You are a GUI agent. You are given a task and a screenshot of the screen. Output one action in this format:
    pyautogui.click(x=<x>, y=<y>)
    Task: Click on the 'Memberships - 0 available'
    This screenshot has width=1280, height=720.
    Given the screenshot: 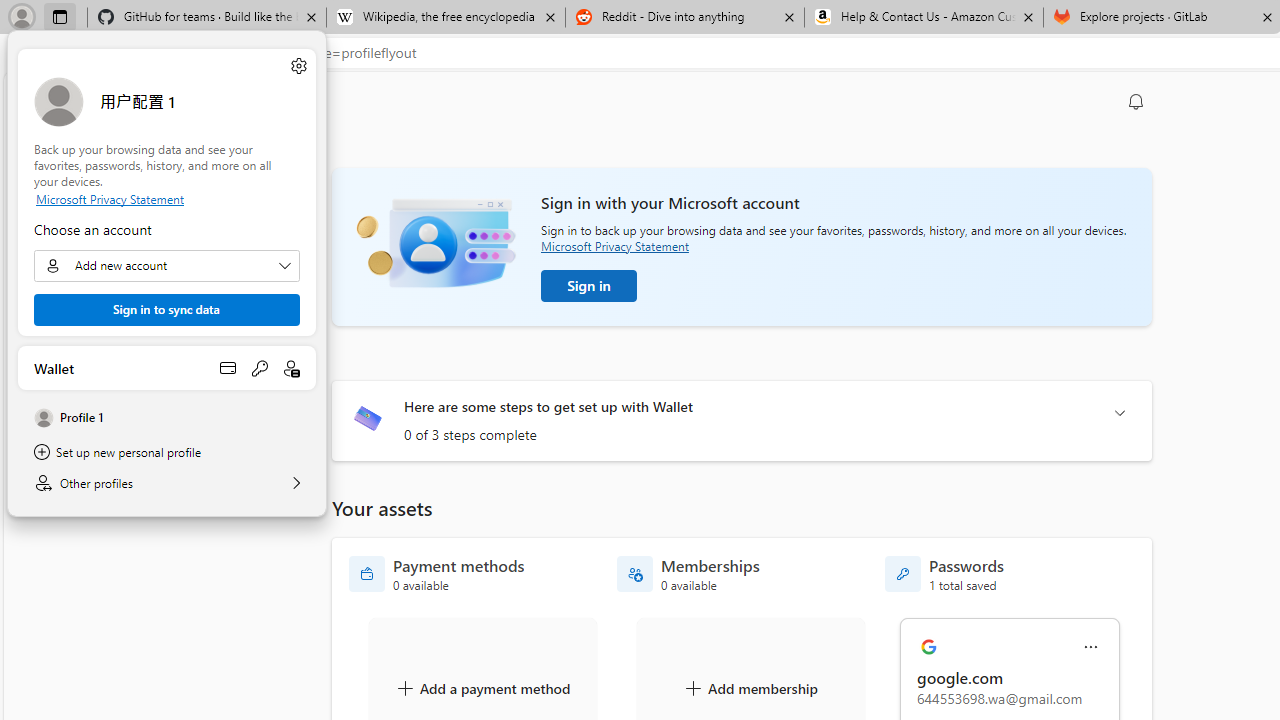 What is the action you would take?
    pyautogui.click(x=688, y=574)
    